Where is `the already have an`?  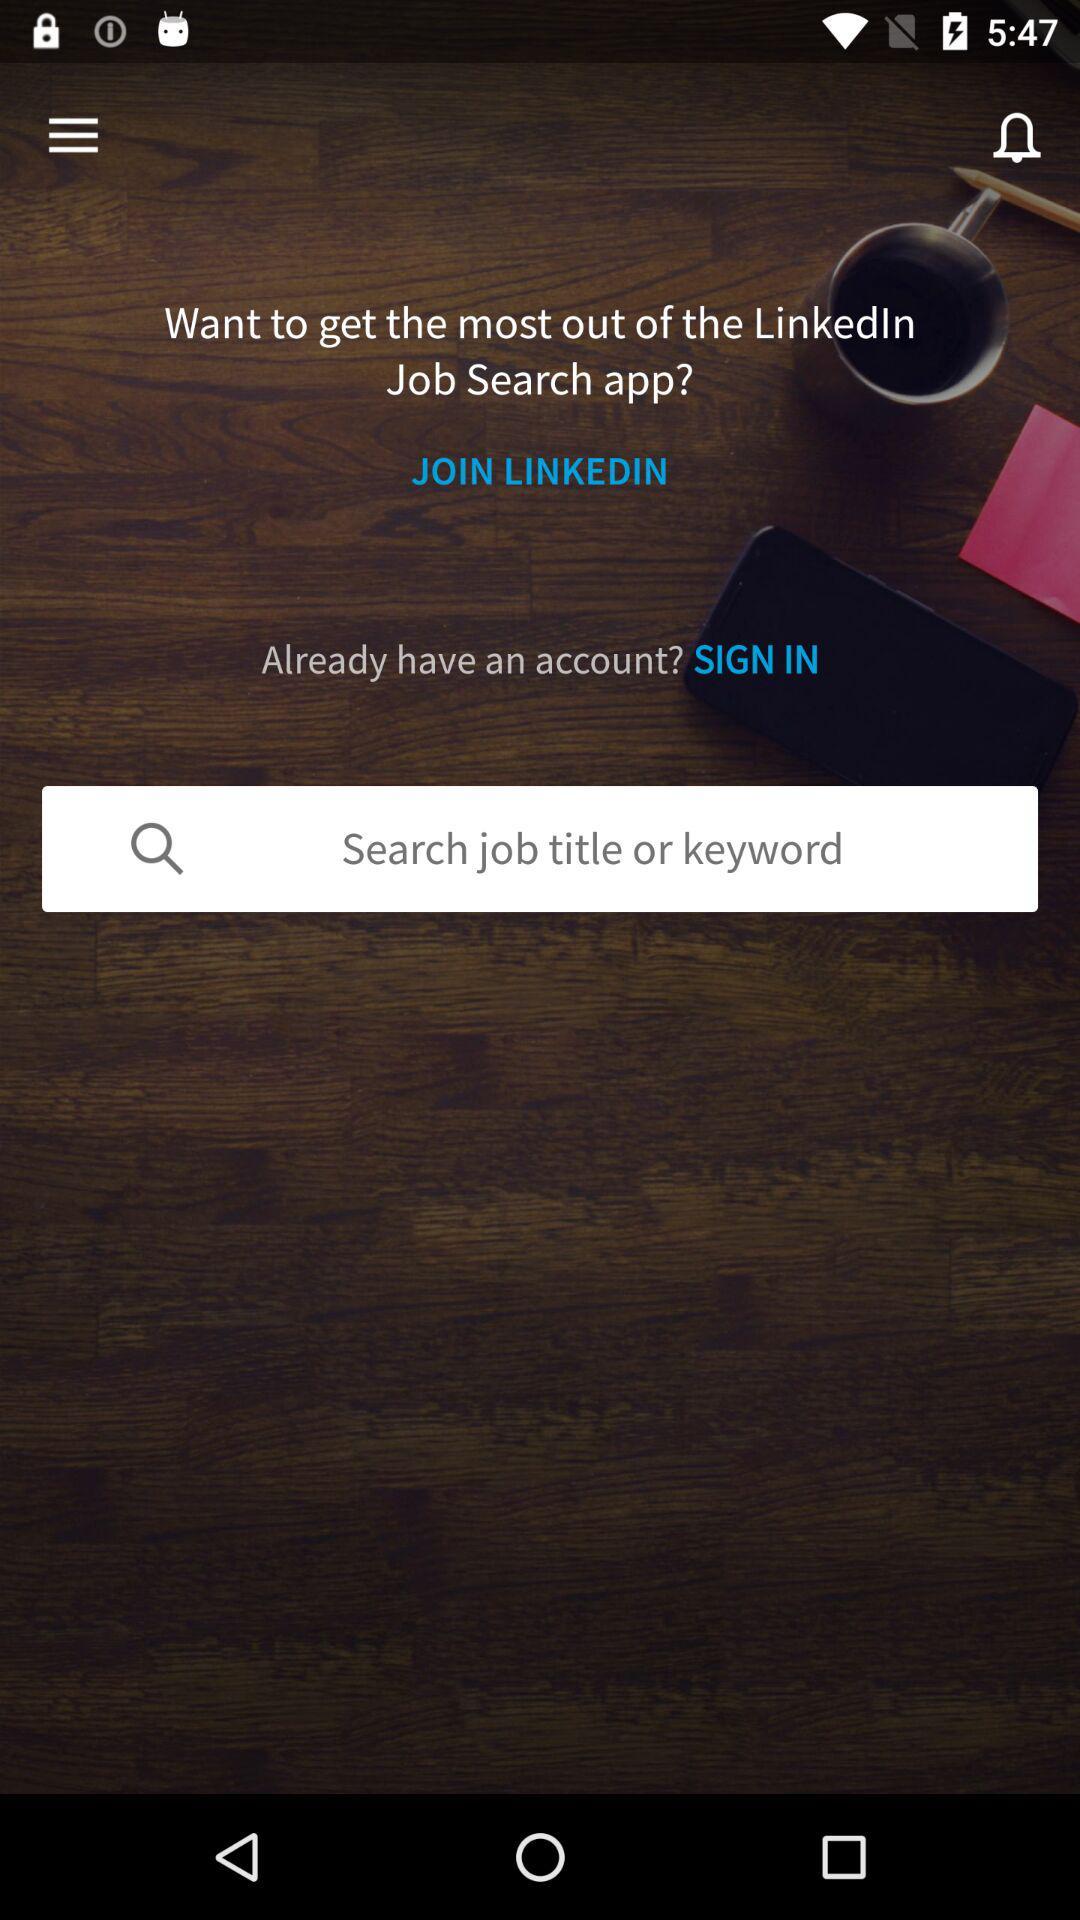 the already have an is located at coordinates (540, 660).